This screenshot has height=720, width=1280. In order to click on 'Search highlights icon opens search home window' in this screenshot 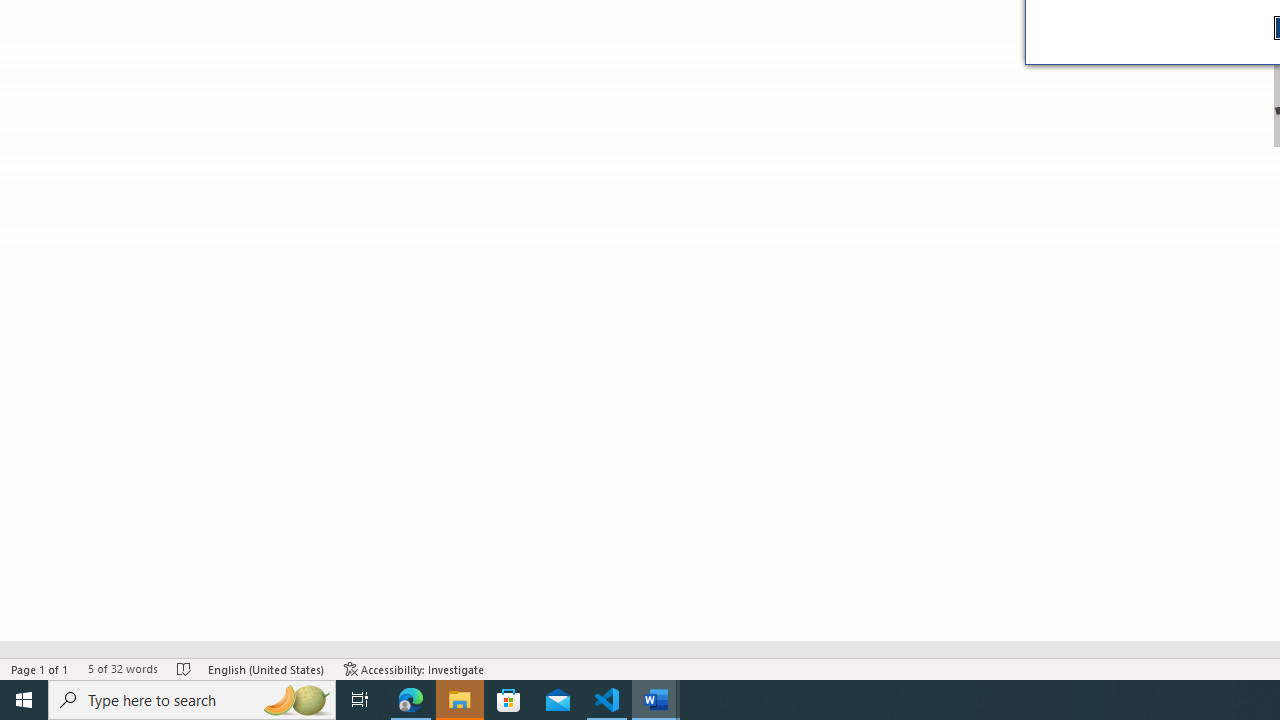, I will do `click(294, 698)`.